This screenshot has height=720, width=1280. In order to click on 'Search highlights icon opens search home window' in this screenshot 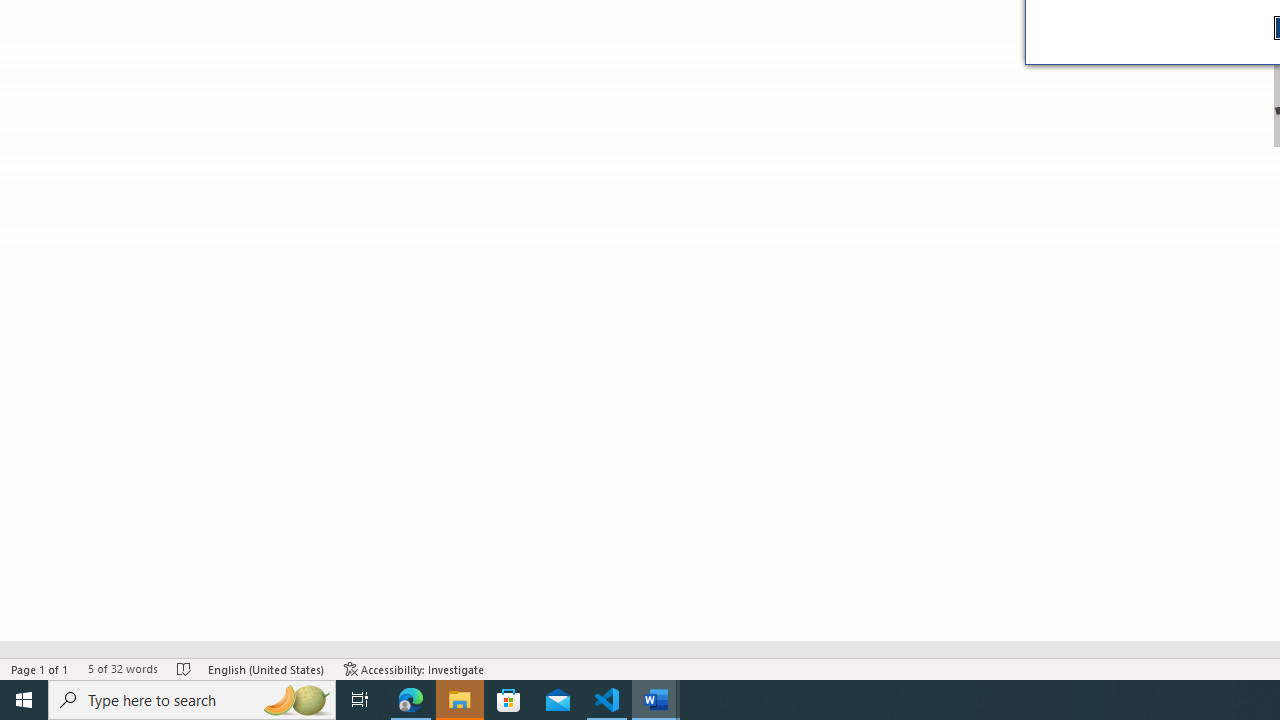, I will do `click(294, 698)`.